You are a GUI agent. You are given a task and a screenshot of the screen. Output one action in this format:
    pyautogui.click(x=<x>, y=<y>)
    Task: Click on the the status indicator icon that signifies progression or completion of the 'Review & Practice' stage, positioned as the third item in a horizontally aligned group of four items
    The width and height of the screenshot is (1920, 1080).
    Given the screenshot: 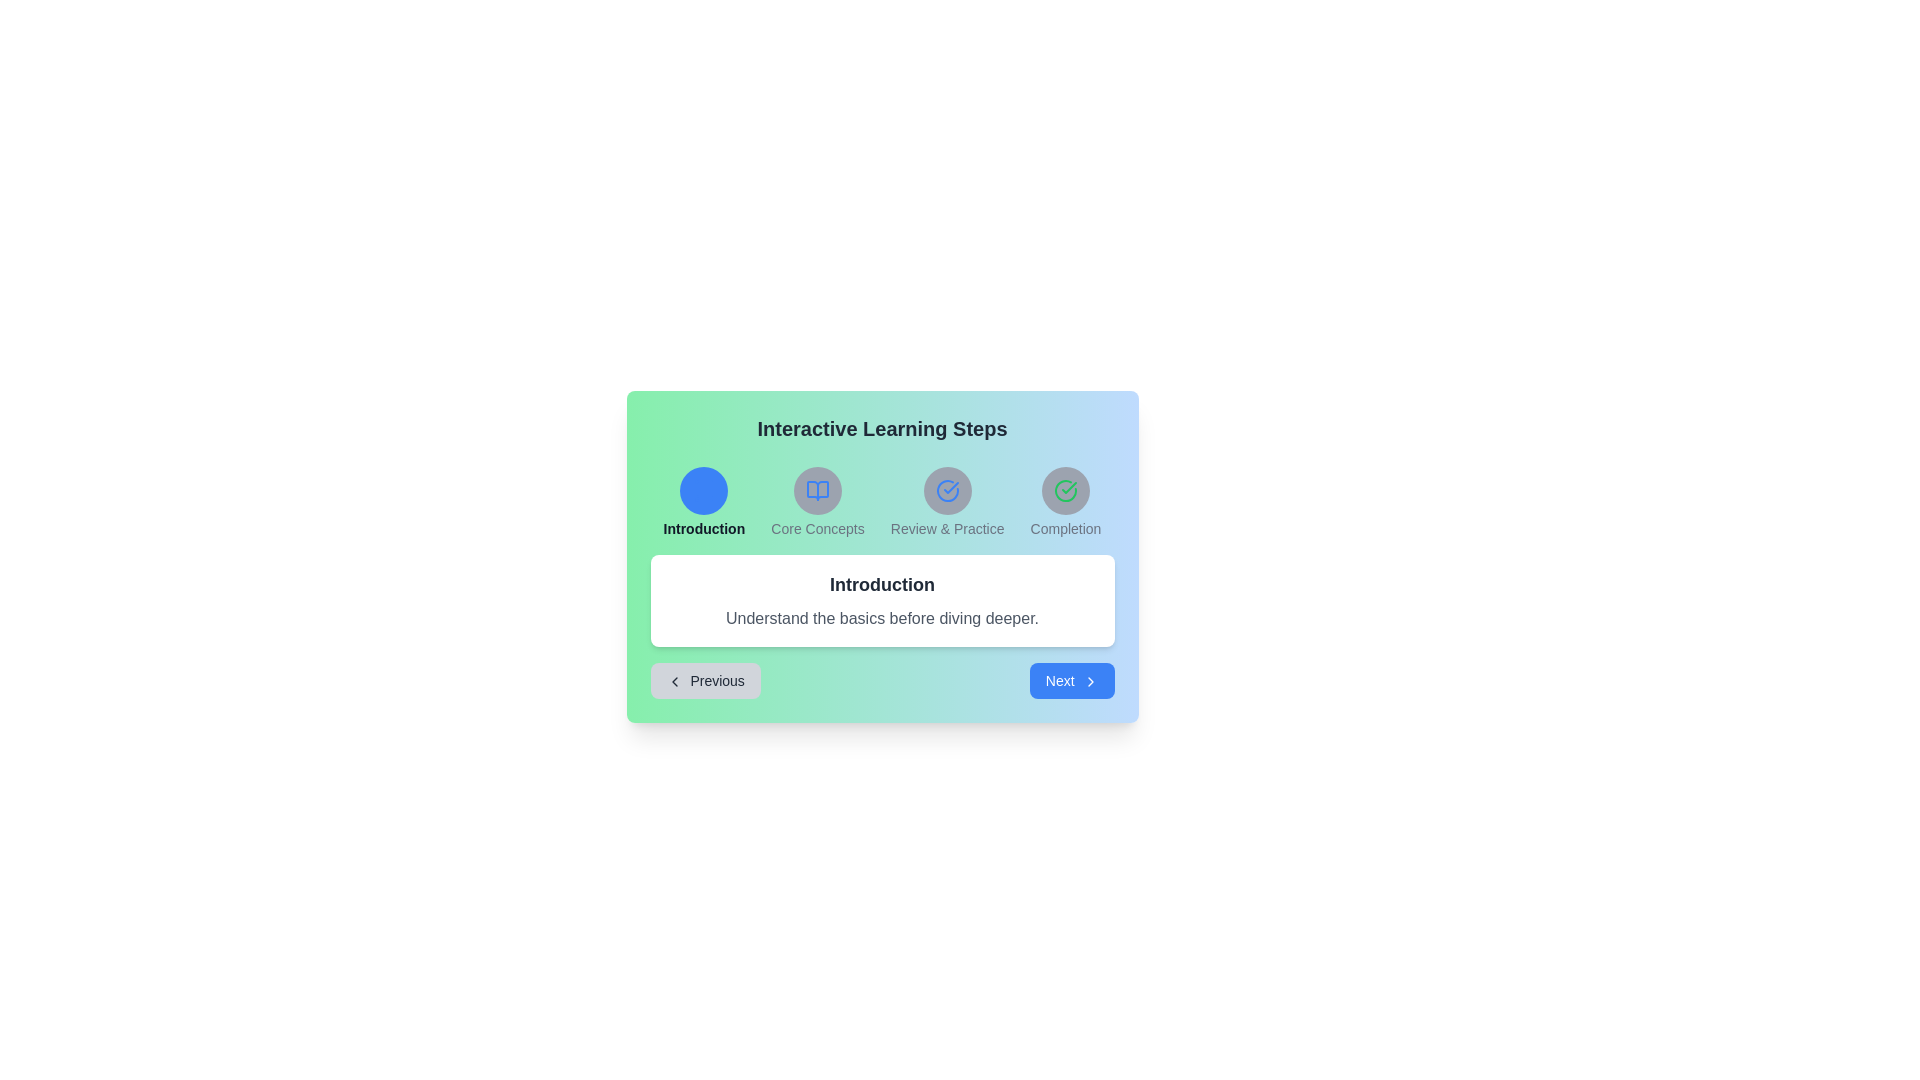 What is the action you would take?
    pyautogui.click(x=946, y=501)
    